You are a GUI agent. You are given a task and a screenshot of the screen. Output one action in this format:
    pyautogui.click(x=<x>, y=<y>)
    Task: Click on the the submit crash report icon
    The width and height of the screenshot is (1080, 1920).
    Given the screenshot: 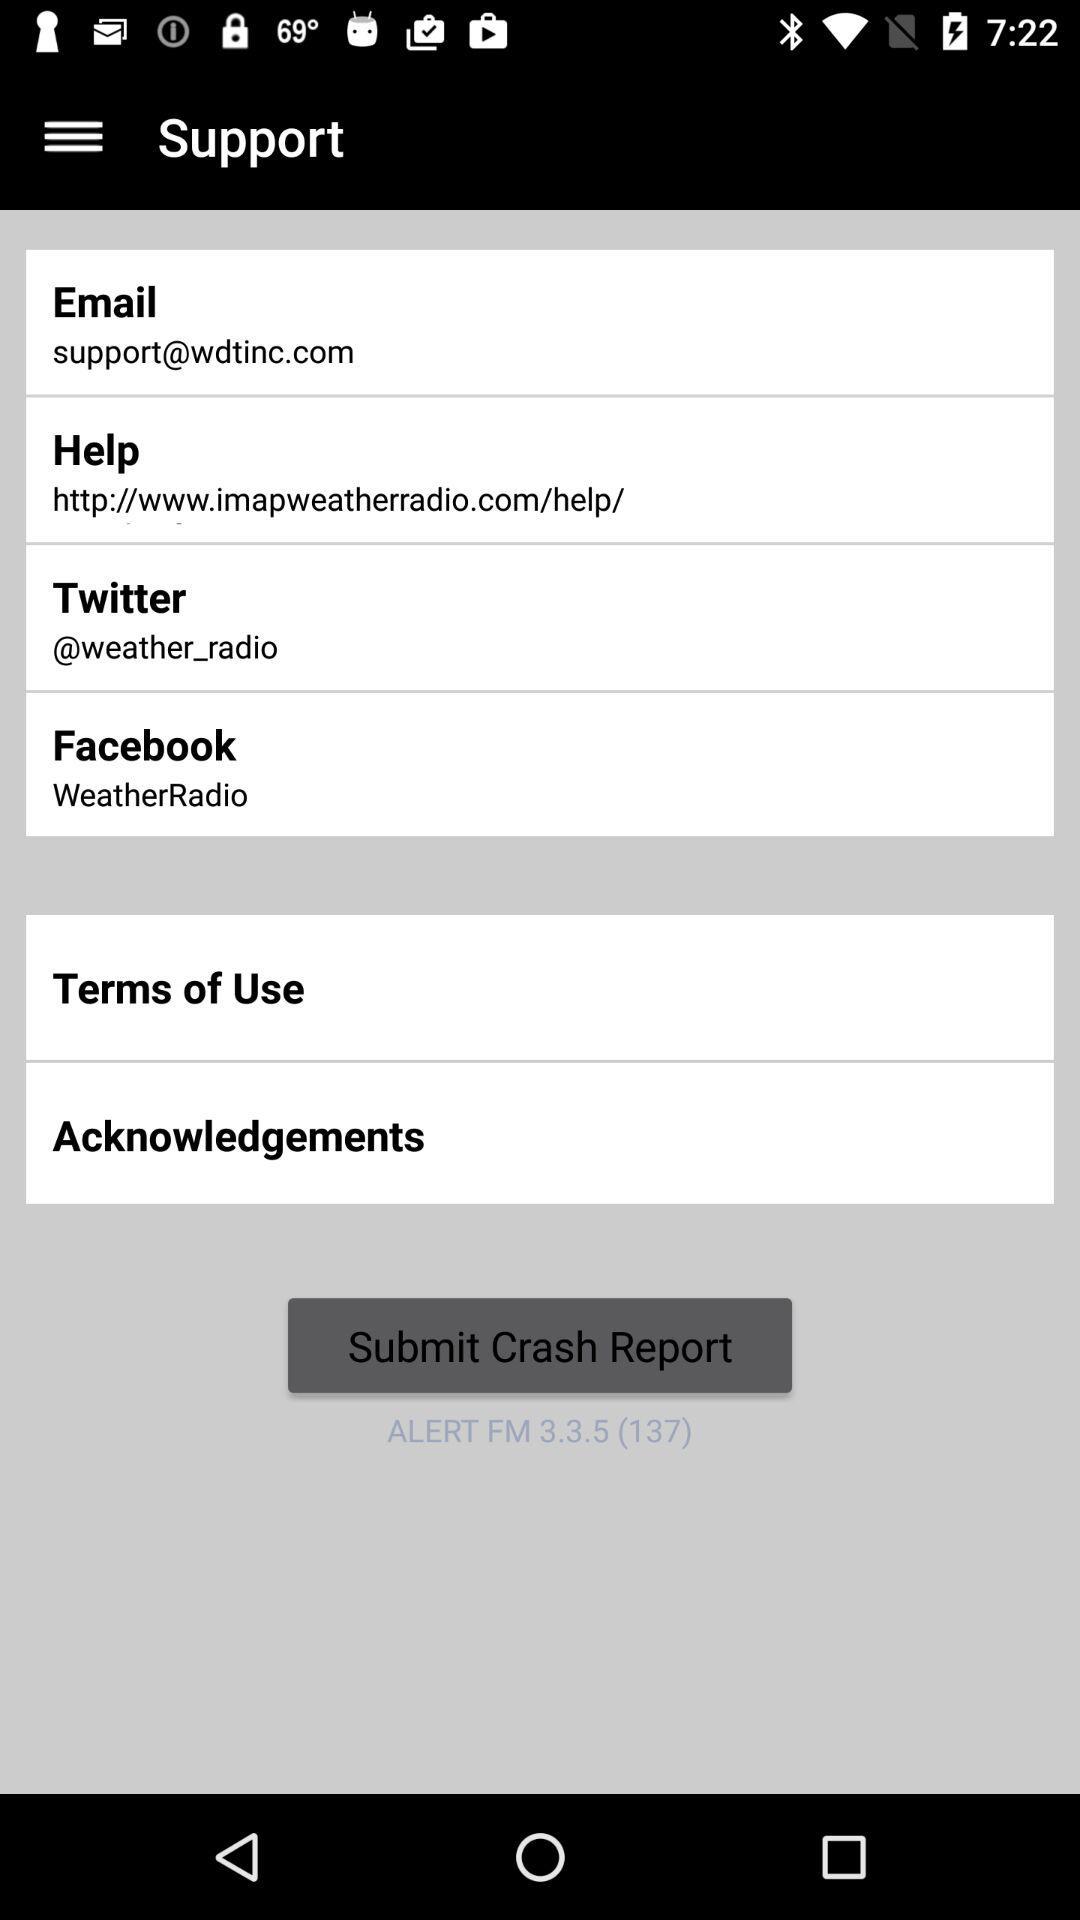 What is the action you would take?
    pyautogui.click(x=540, y=1345)
    